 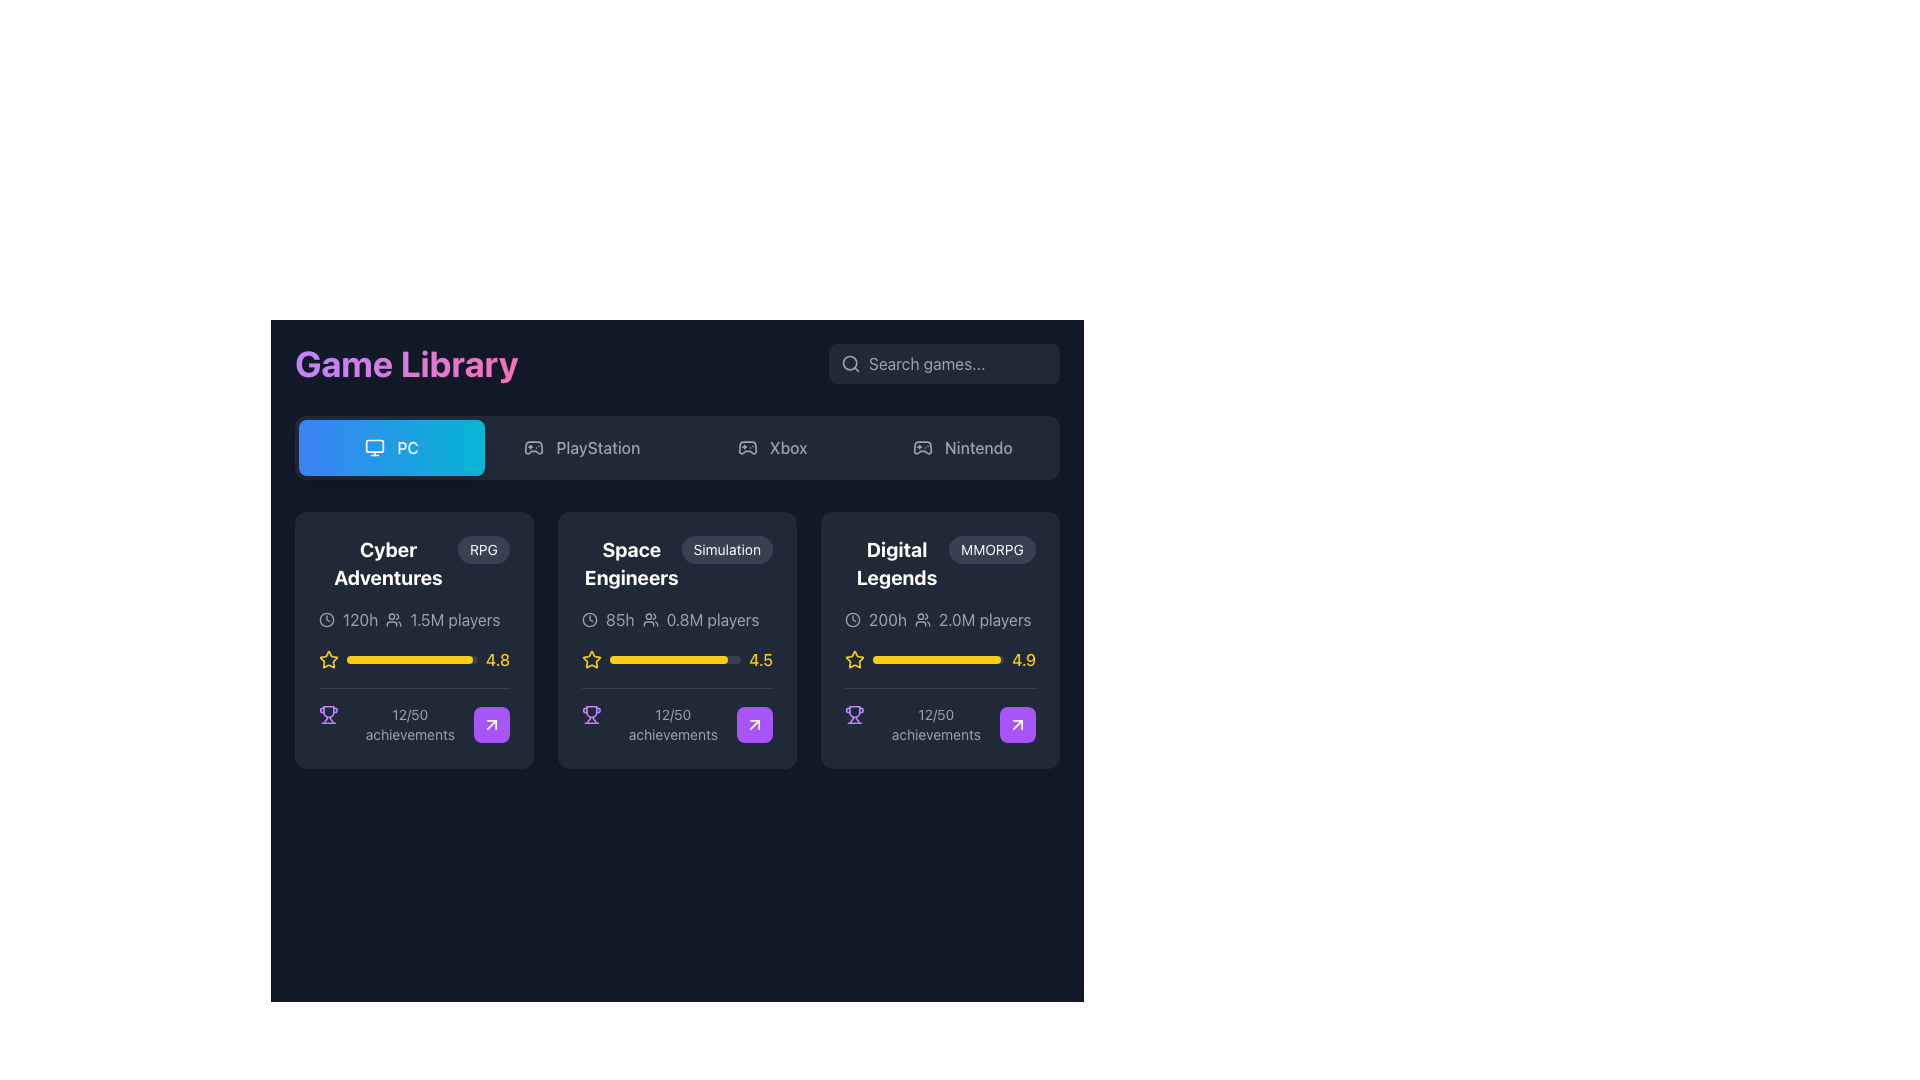 I want to click on the rating represented by the star icon located in the second row of game cards, adjacent to the numerical rating display, so click(x=854, y=659).